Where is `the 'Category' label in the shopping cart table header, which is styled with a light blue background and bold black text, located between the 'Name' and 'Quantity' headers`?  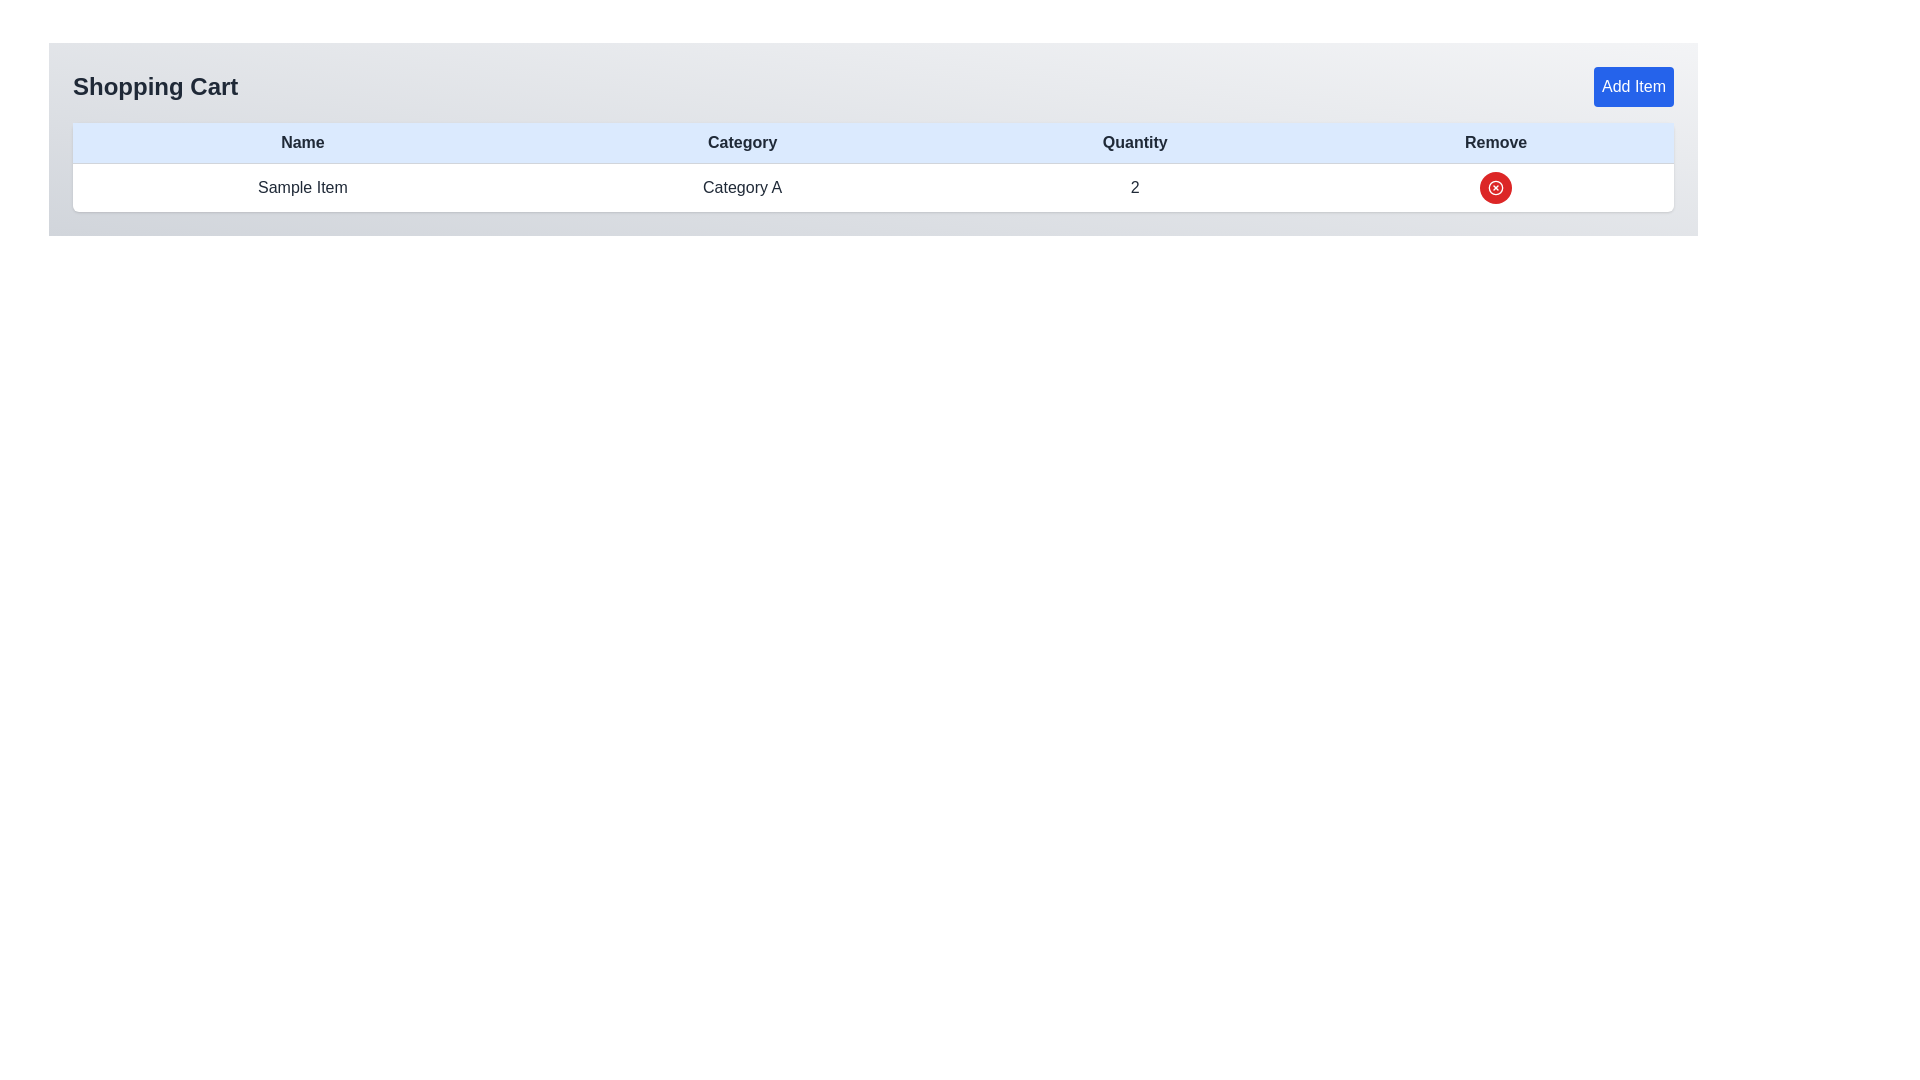
the 'Category' label in the shopping cart table header, which is styled with a light blue background and bold black text, located between the 'Name' and 'Quantity' headers is located at coordinates (741, 142).